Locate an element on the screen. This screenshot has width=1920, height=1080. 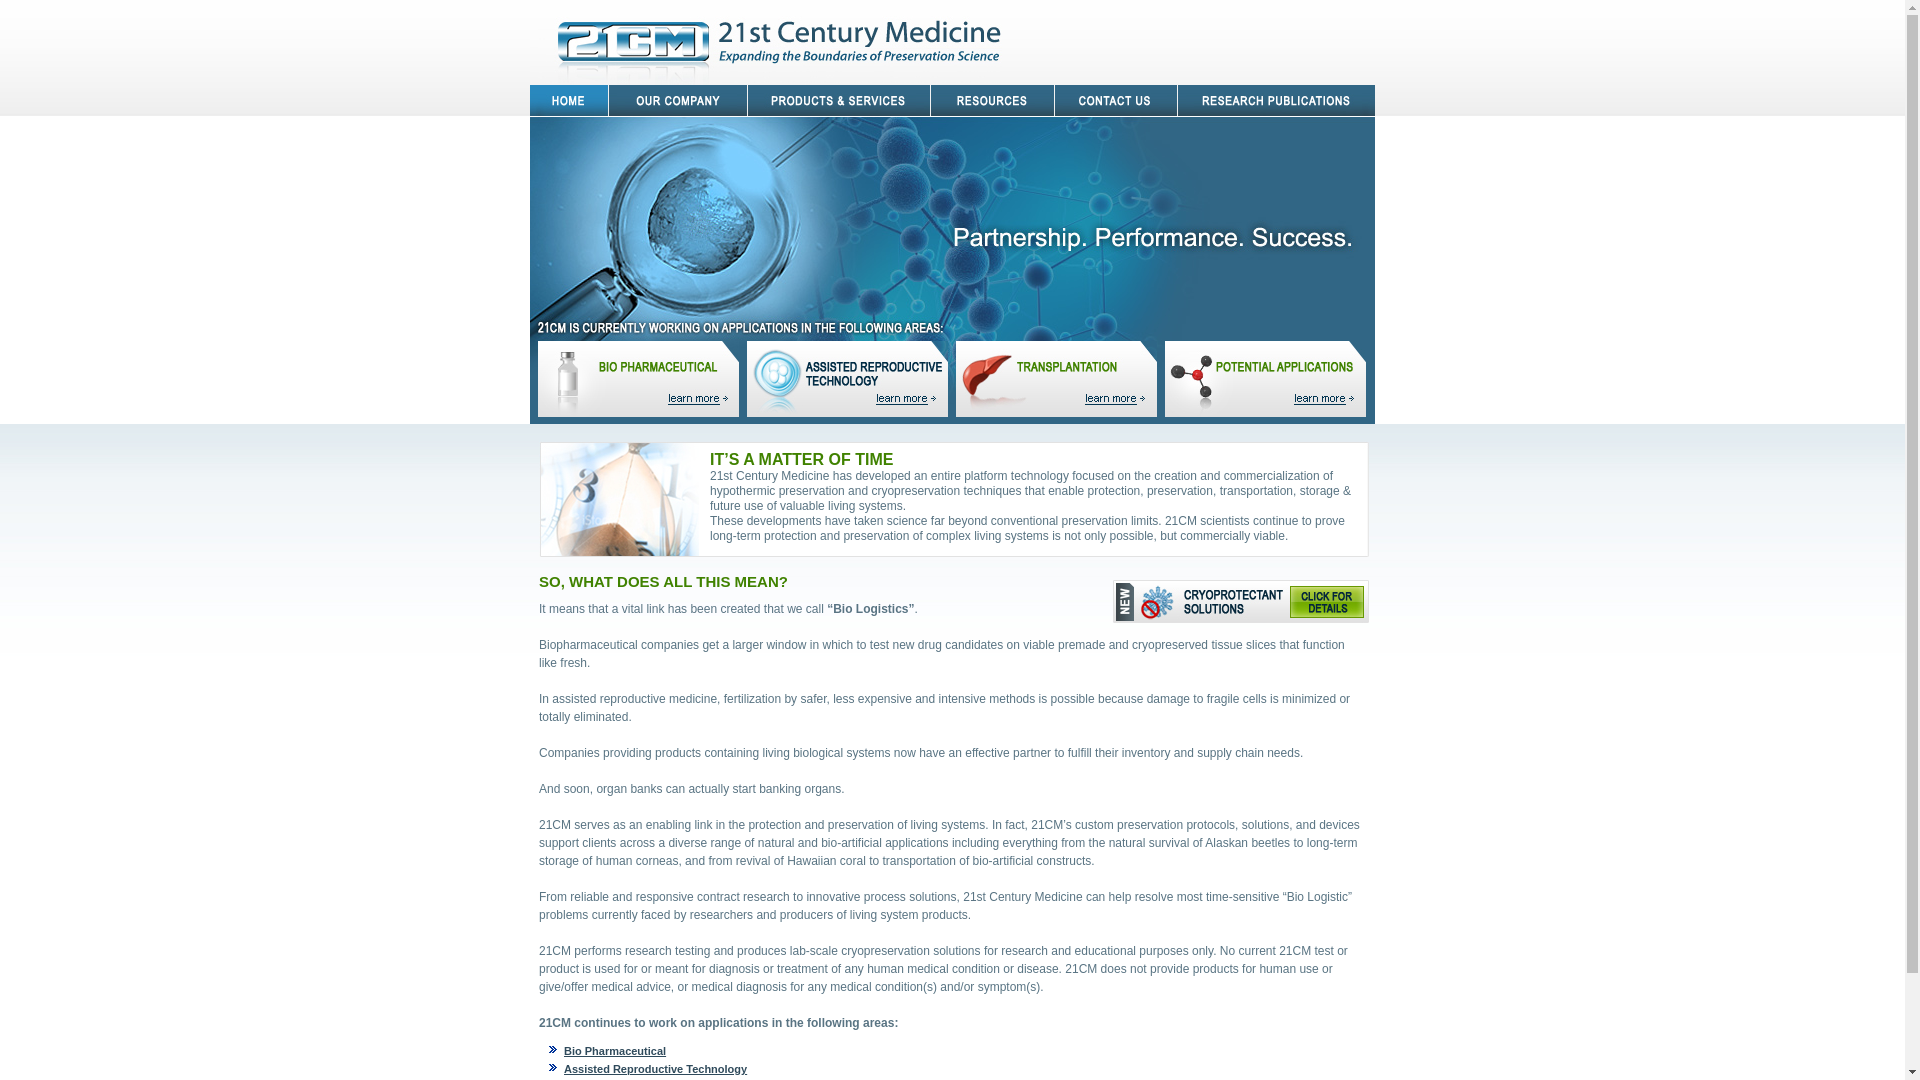
'Potential Applications' is located at coordinates (1264, 378).